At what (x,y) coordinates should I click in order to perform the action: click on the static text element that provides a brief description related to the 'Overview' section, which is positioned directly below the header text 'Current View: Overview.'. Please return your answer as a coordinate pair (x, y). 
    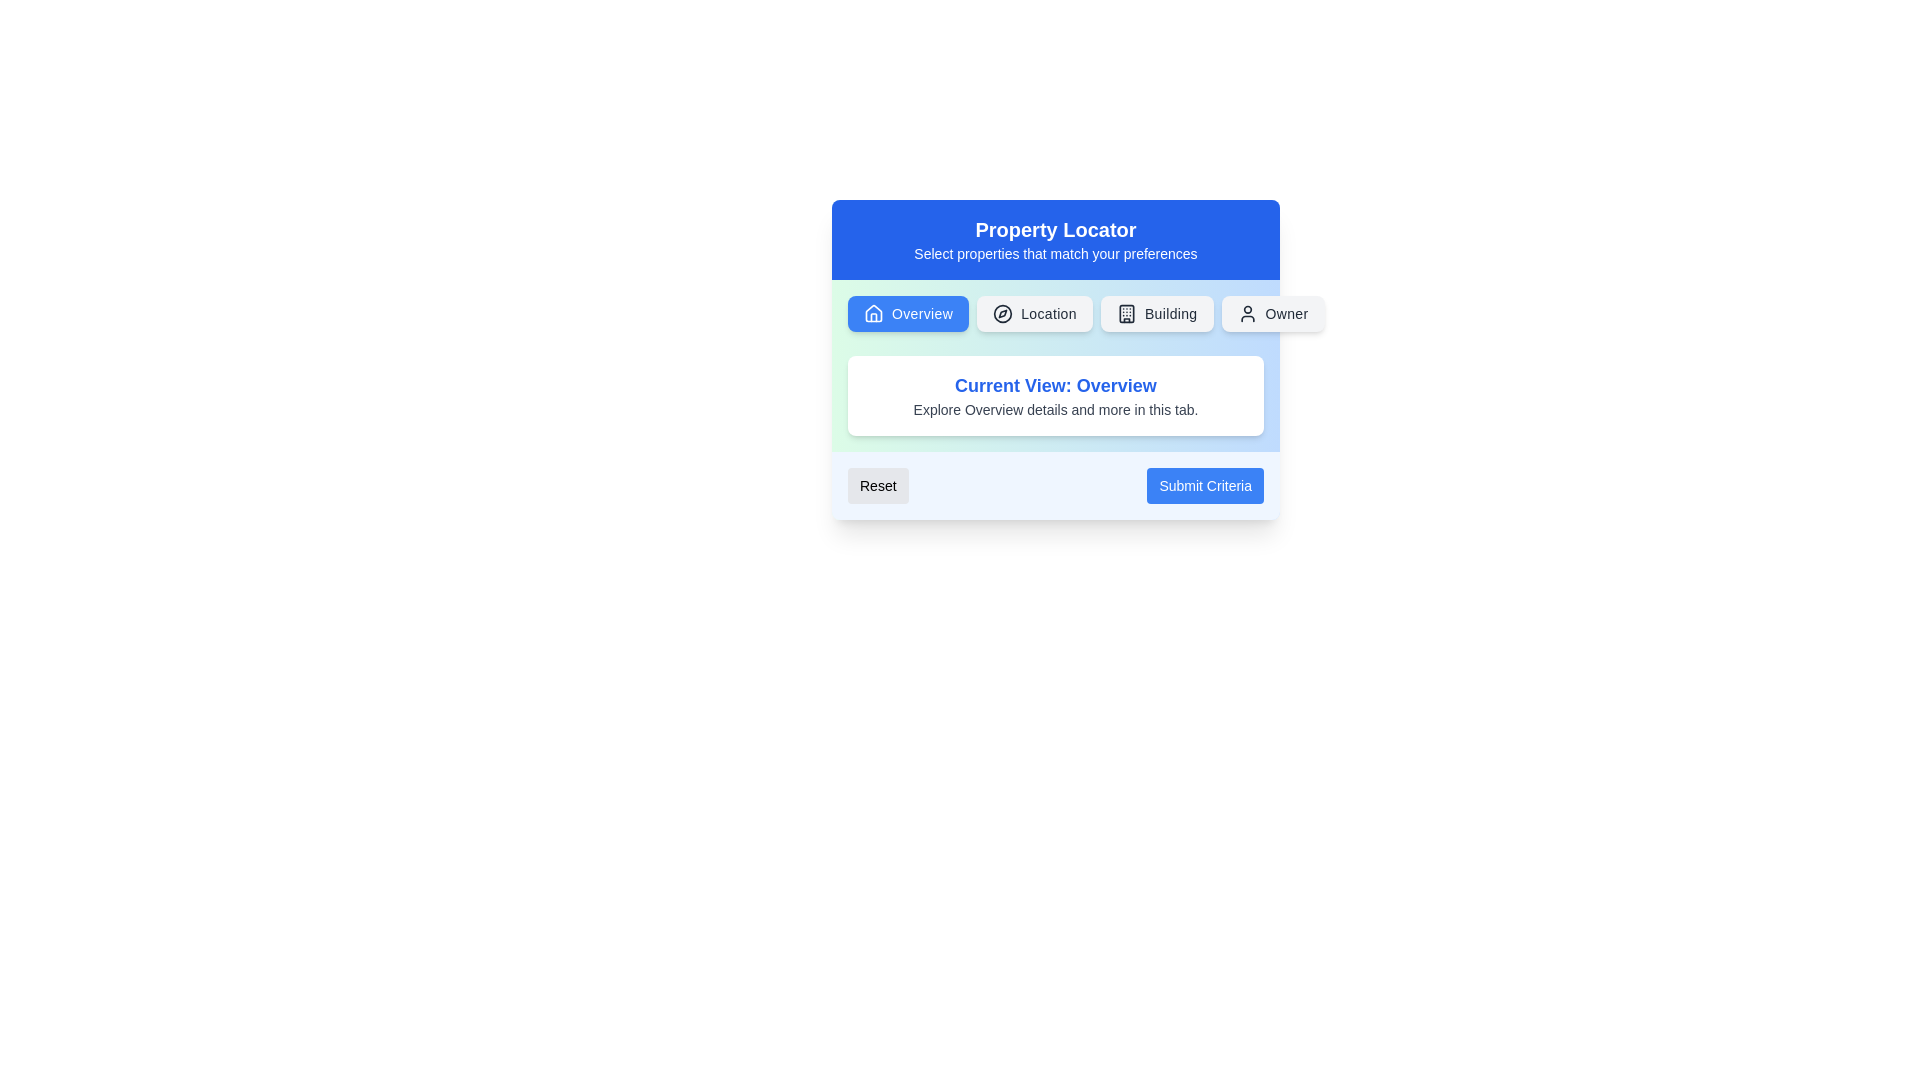
    Looking at the image, I should click on (1055, 408).